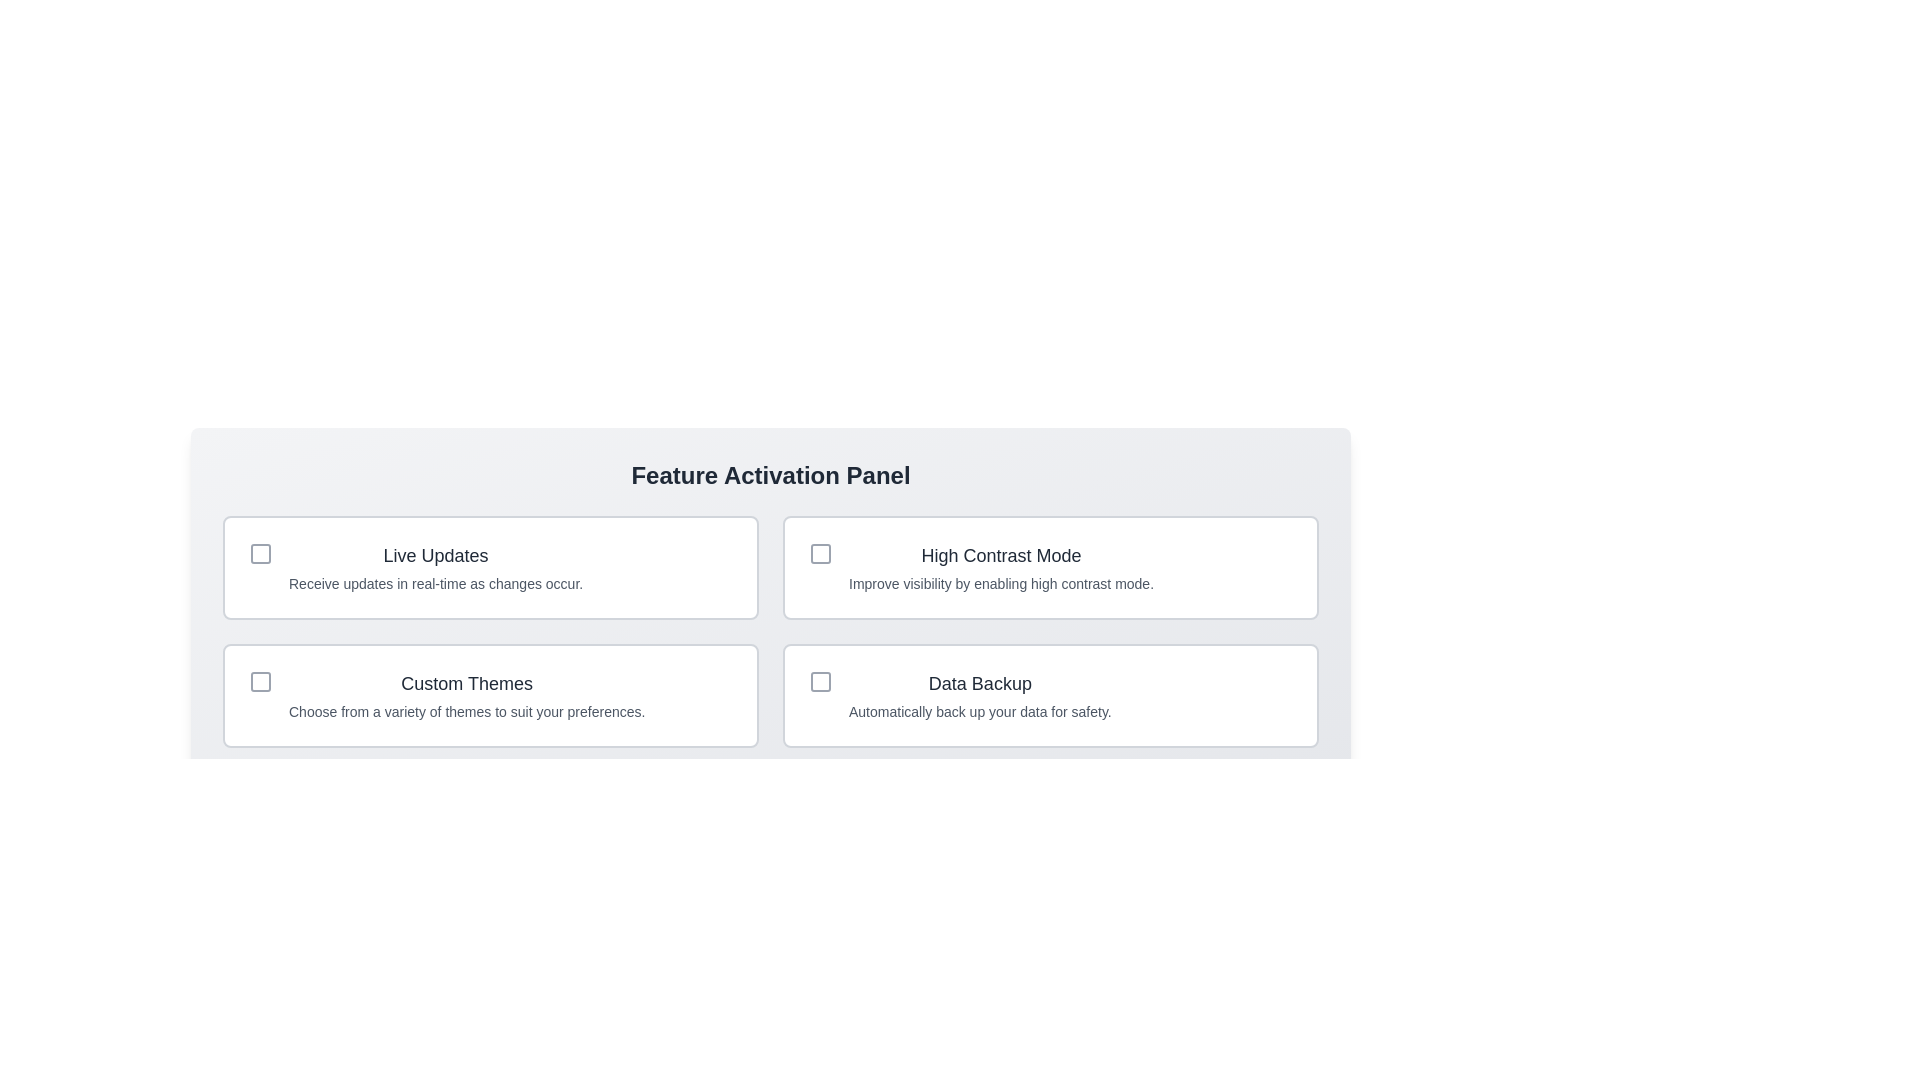 This screenshot has height=1080, width=1920. Describe the element at coordinates (1001, 567) in the screenshot. I see `the Informational Text Block that describes the high contrast mode feature` at that location.